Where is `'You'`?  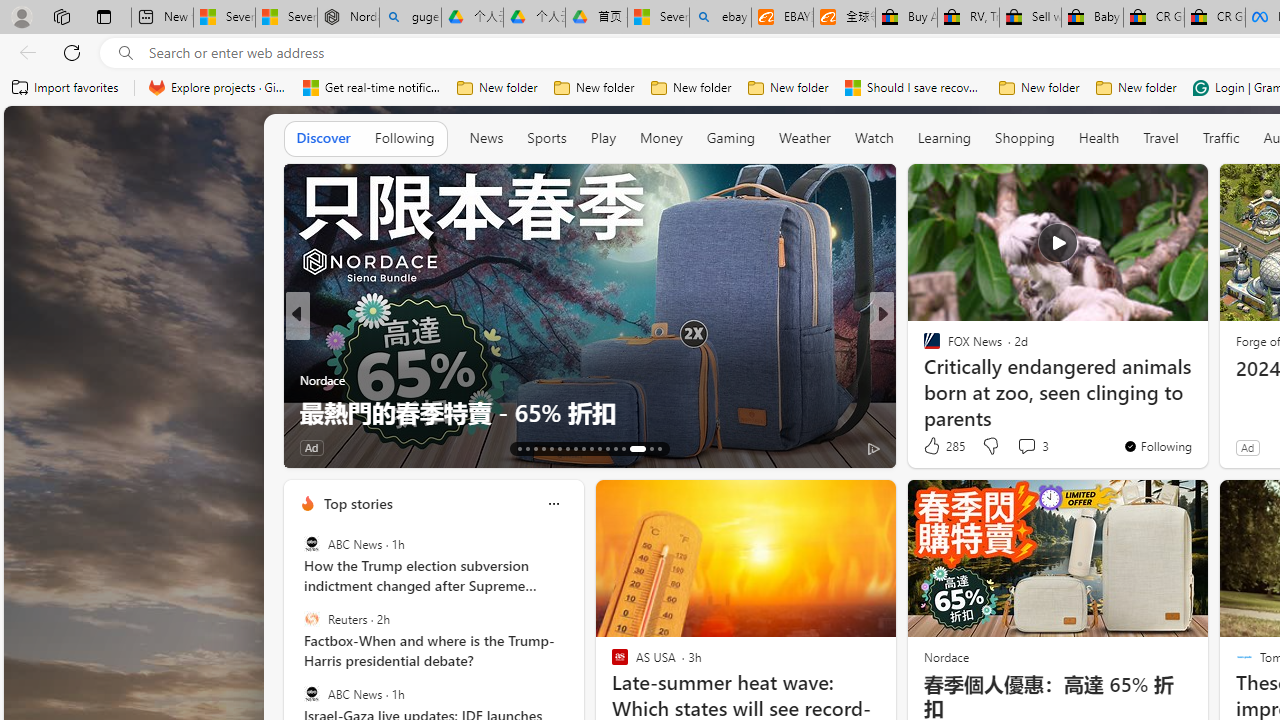
'You' is located at coordinates (1157, 445).